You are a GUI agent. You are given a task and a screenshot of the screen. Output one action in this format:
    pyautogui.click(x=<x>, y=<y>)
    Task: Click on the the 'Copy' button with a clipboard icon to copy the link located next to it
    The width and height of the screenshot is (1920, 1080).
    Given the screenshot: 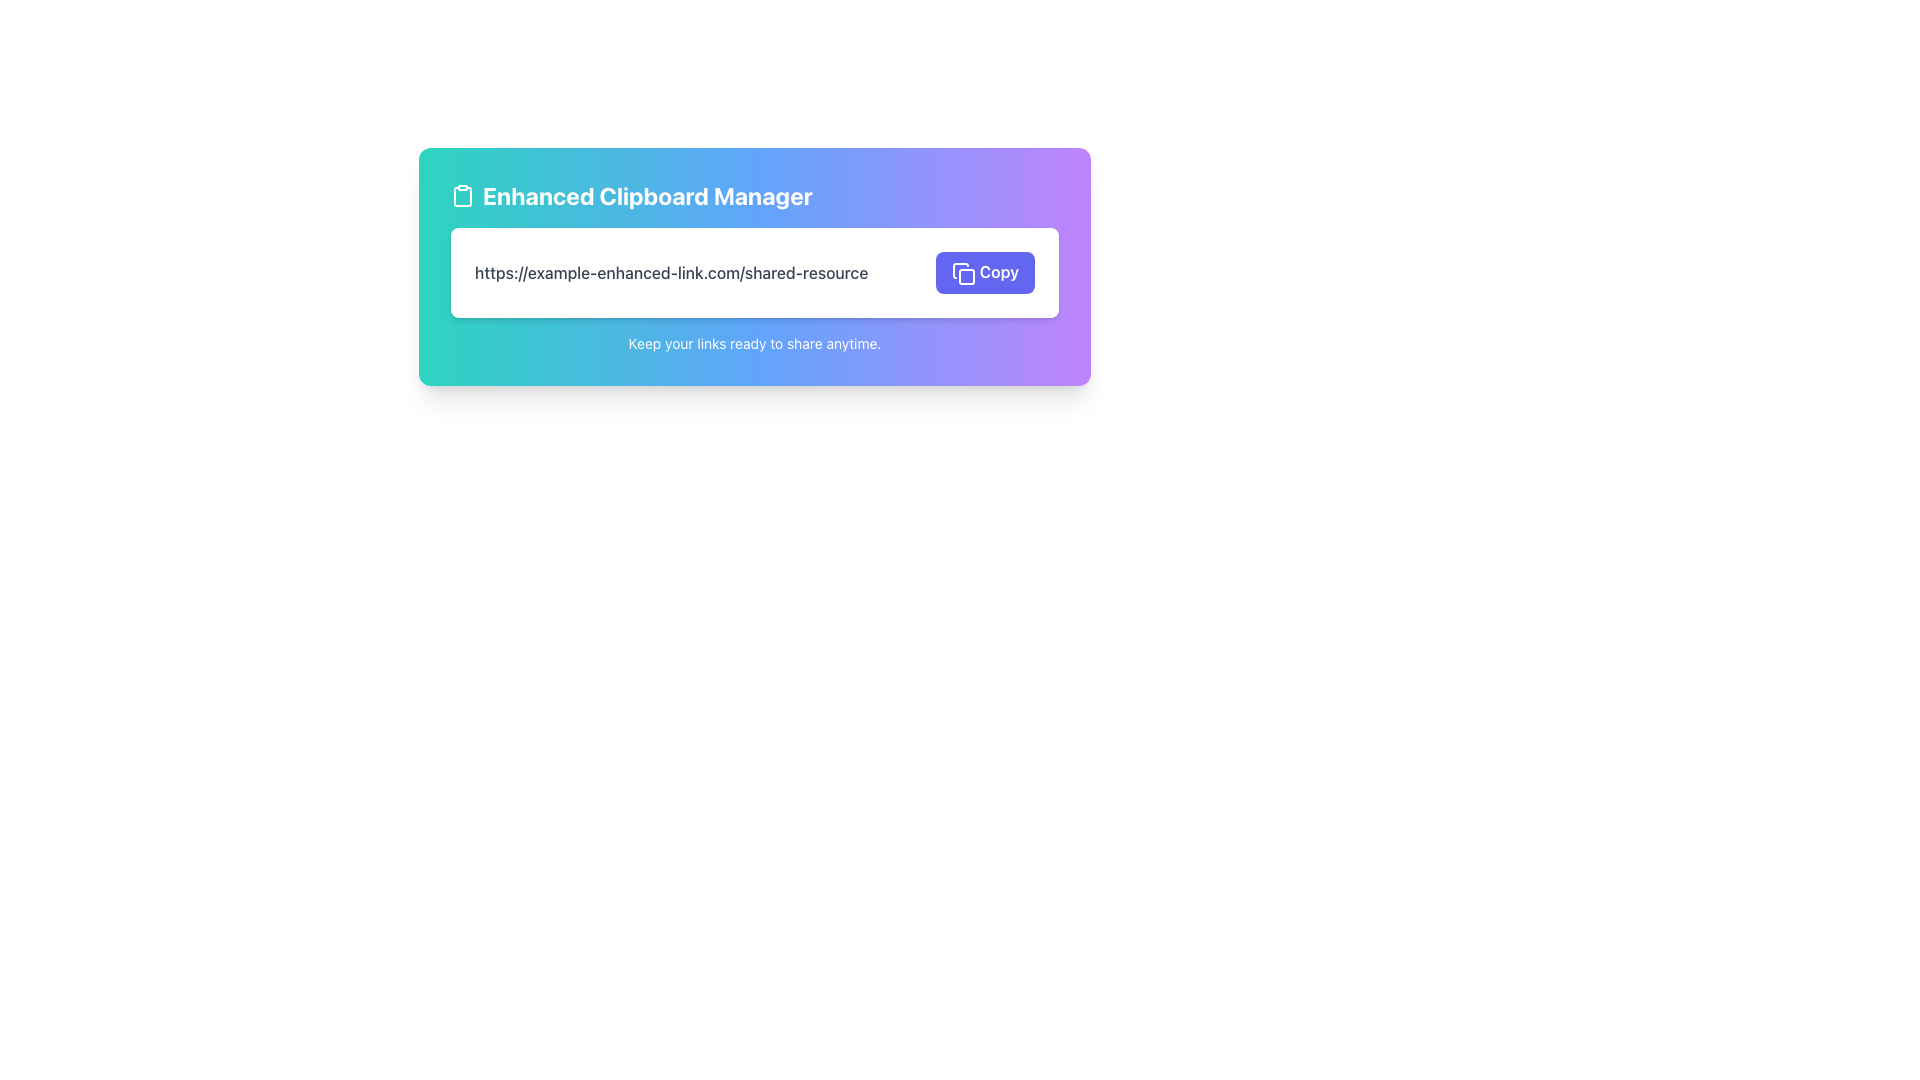 What is the action you would take?
    pyautogui.click(x=985, y=272)
    